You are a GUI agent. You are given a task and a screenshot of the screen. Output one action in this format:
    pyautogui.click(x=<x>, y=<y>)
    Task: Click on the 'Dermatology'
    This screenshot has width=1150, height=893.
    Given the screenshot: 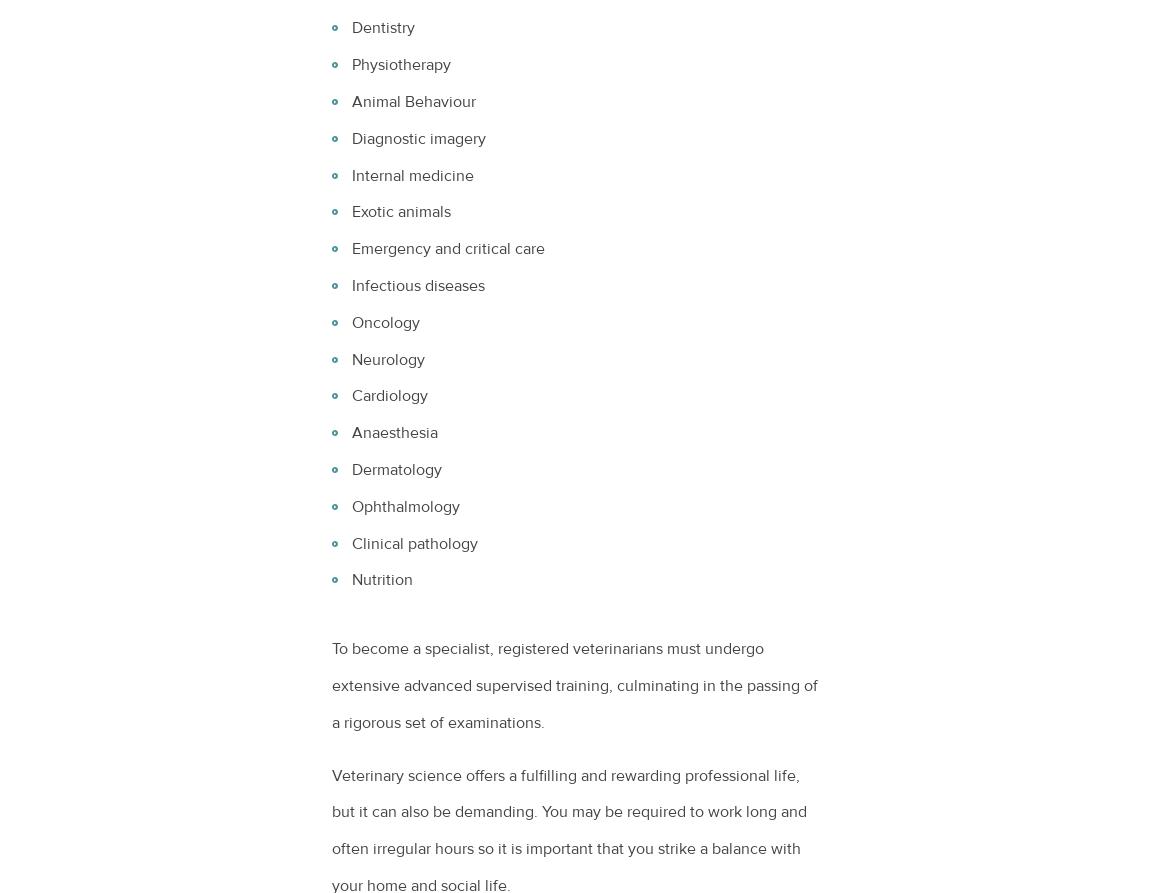 What is the action you would take?
    pyautogui.click(x=396, y=468)
    